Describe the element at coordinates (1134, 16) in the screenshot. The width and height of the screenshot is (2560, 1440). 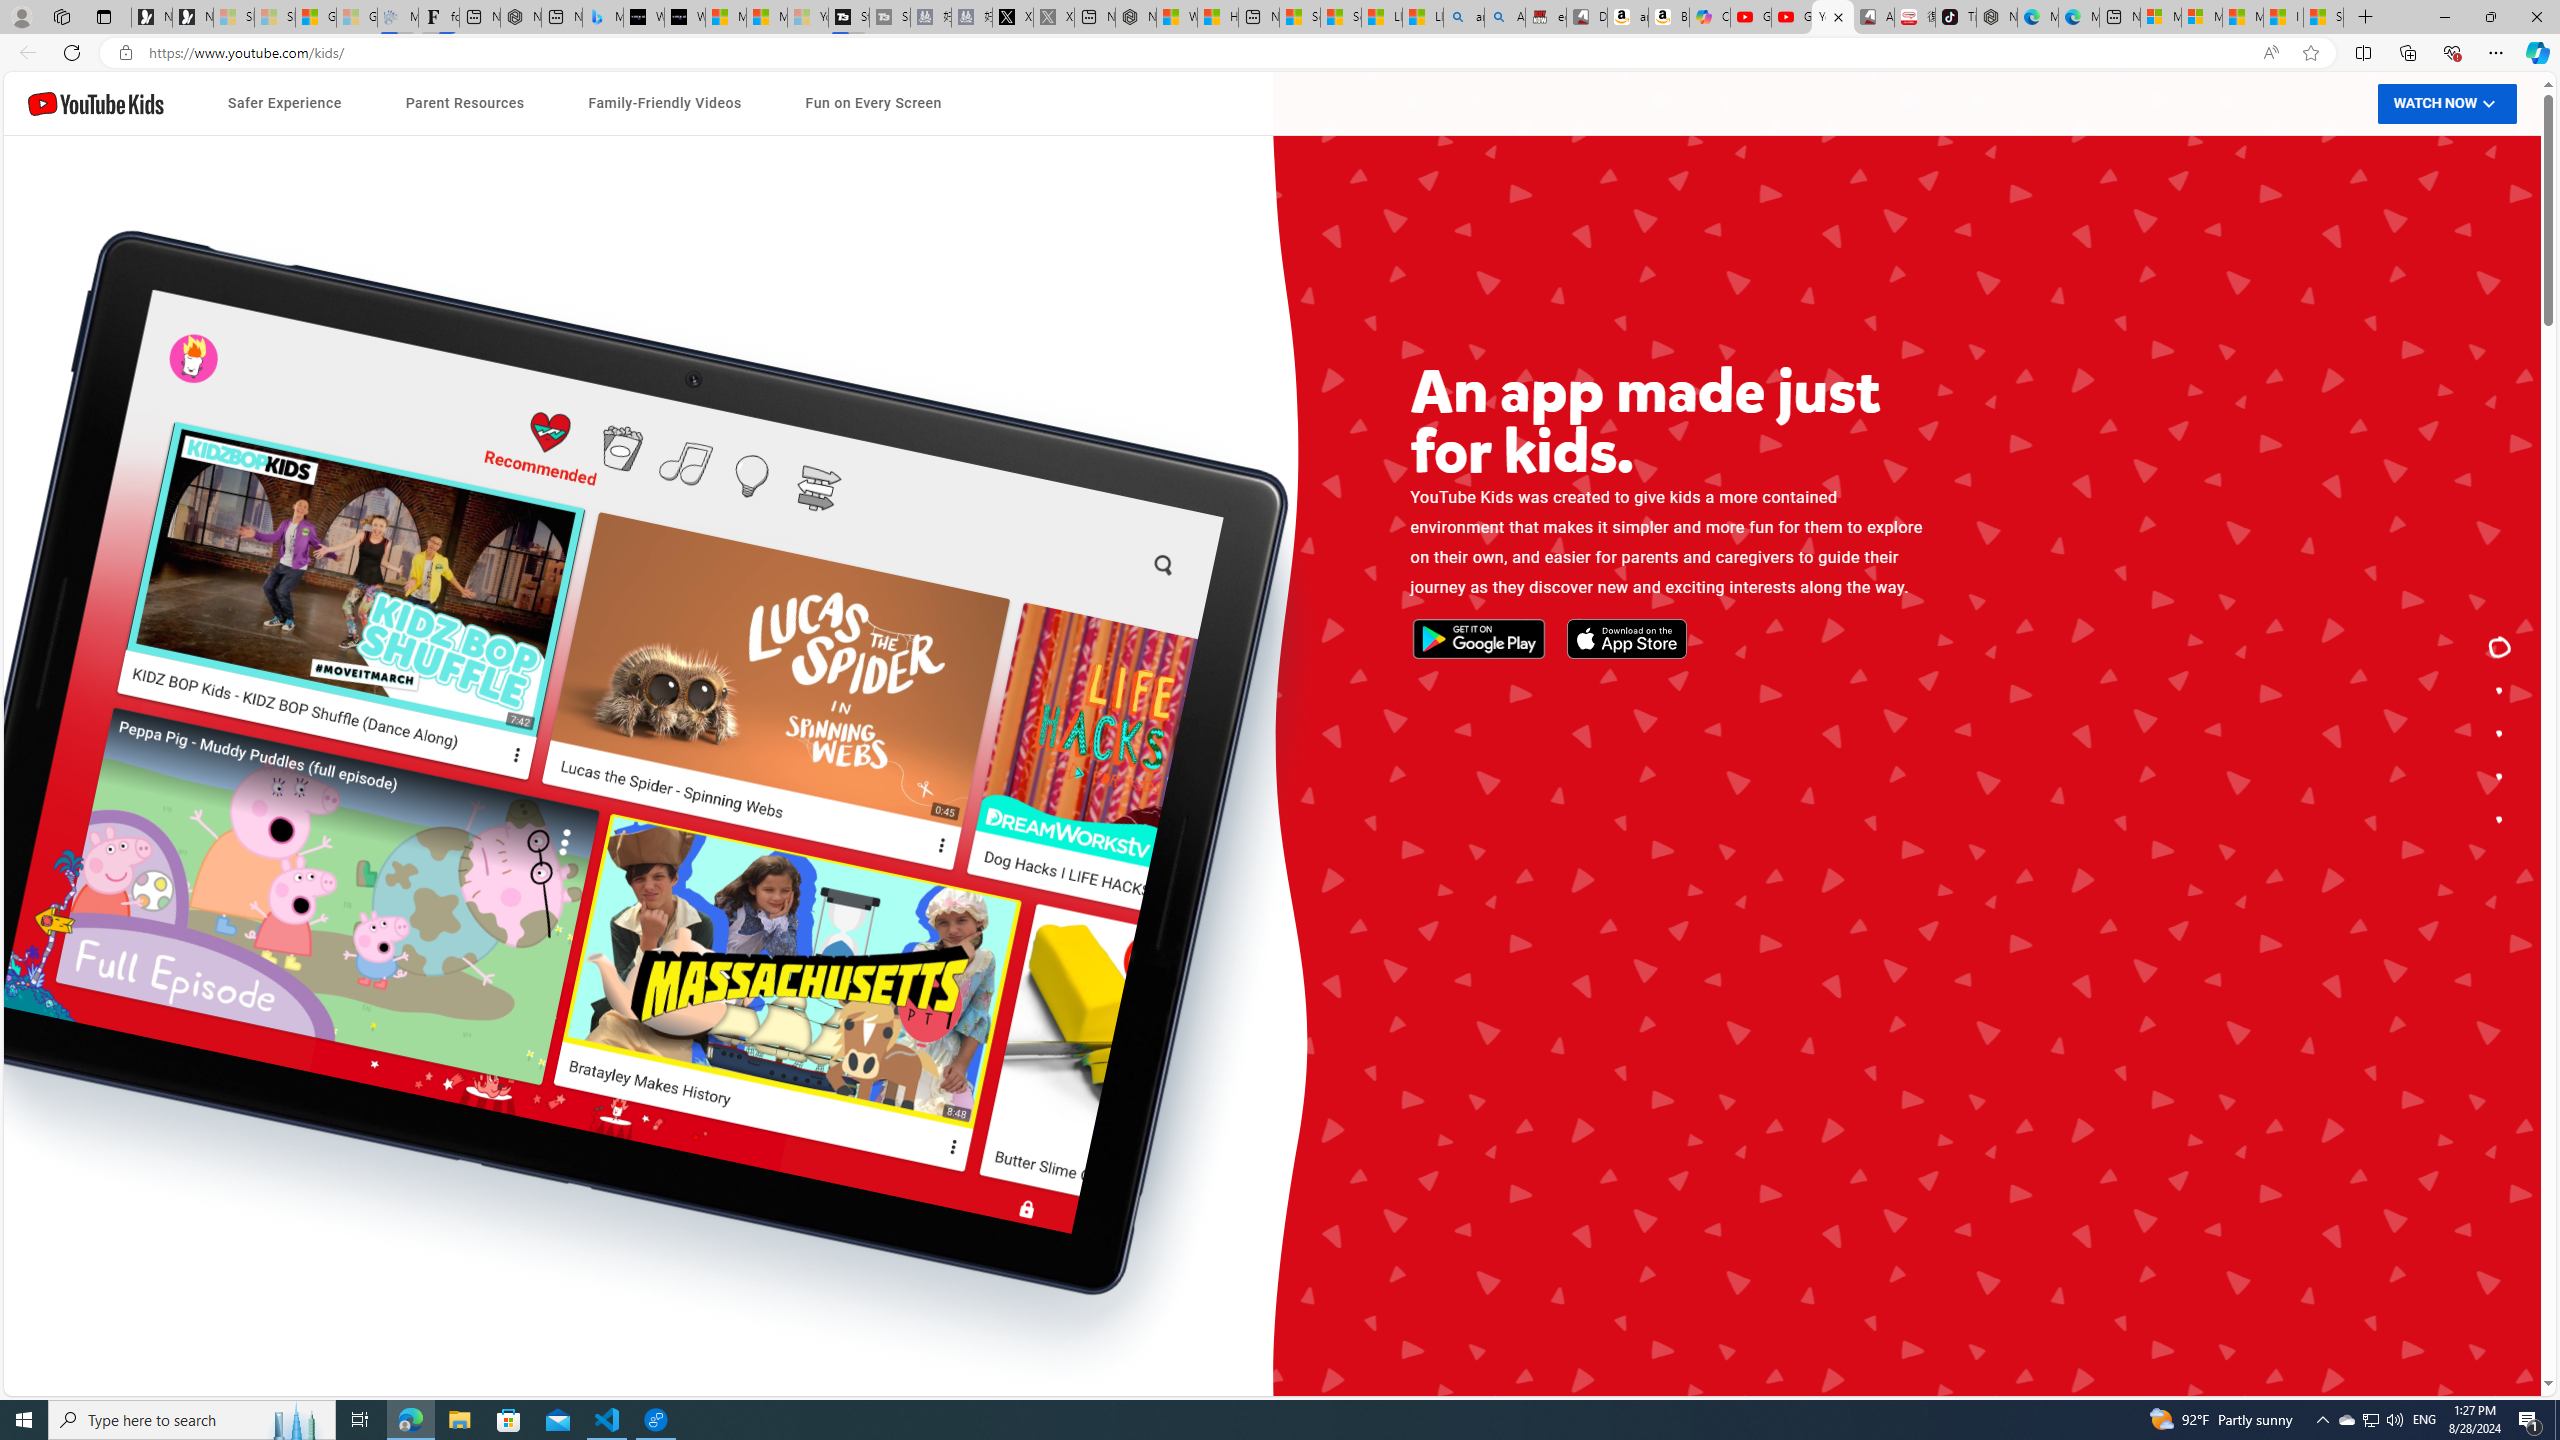
I see `'Nordace - My Account'` at that location.